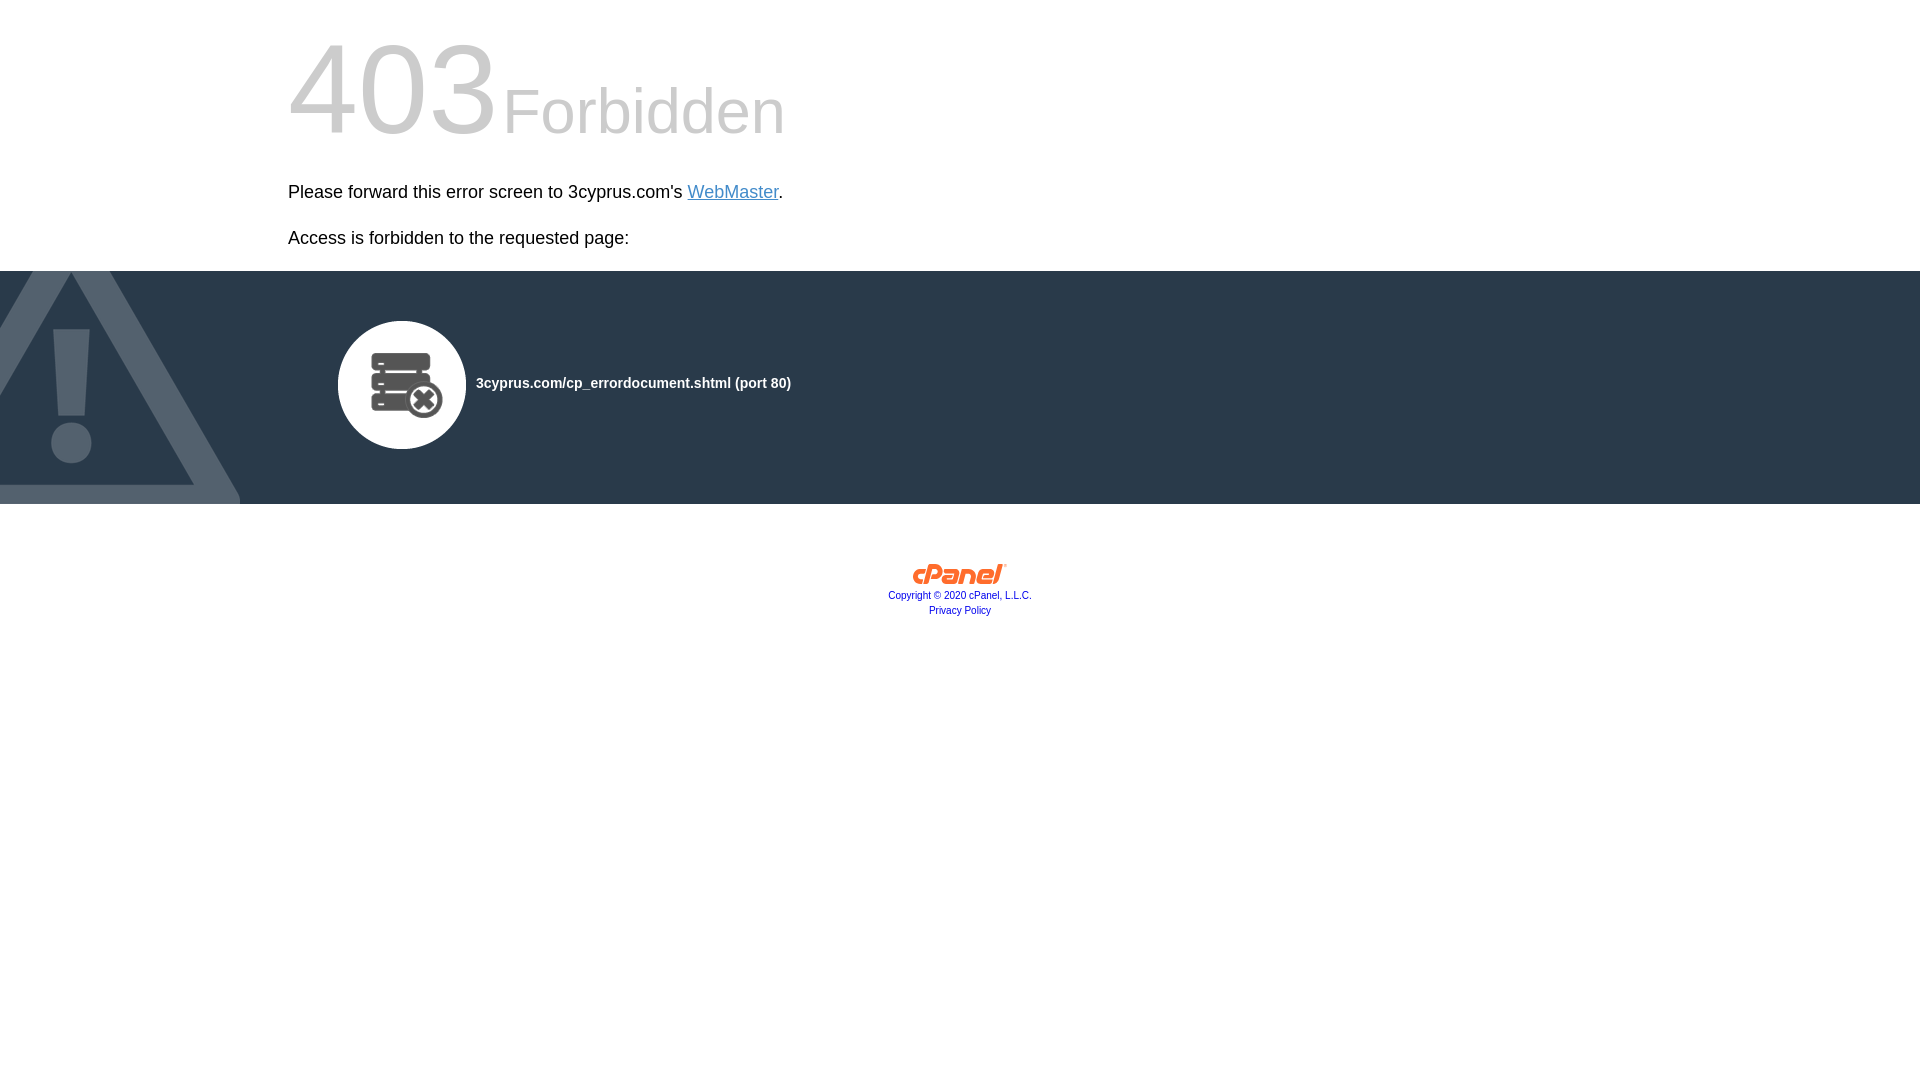 Image resolution: width=1920 pixels, height=1080 pixels. Describe the element at coordinates (732, 192) in the screenshot. I see `'WebMaster'` at that location.